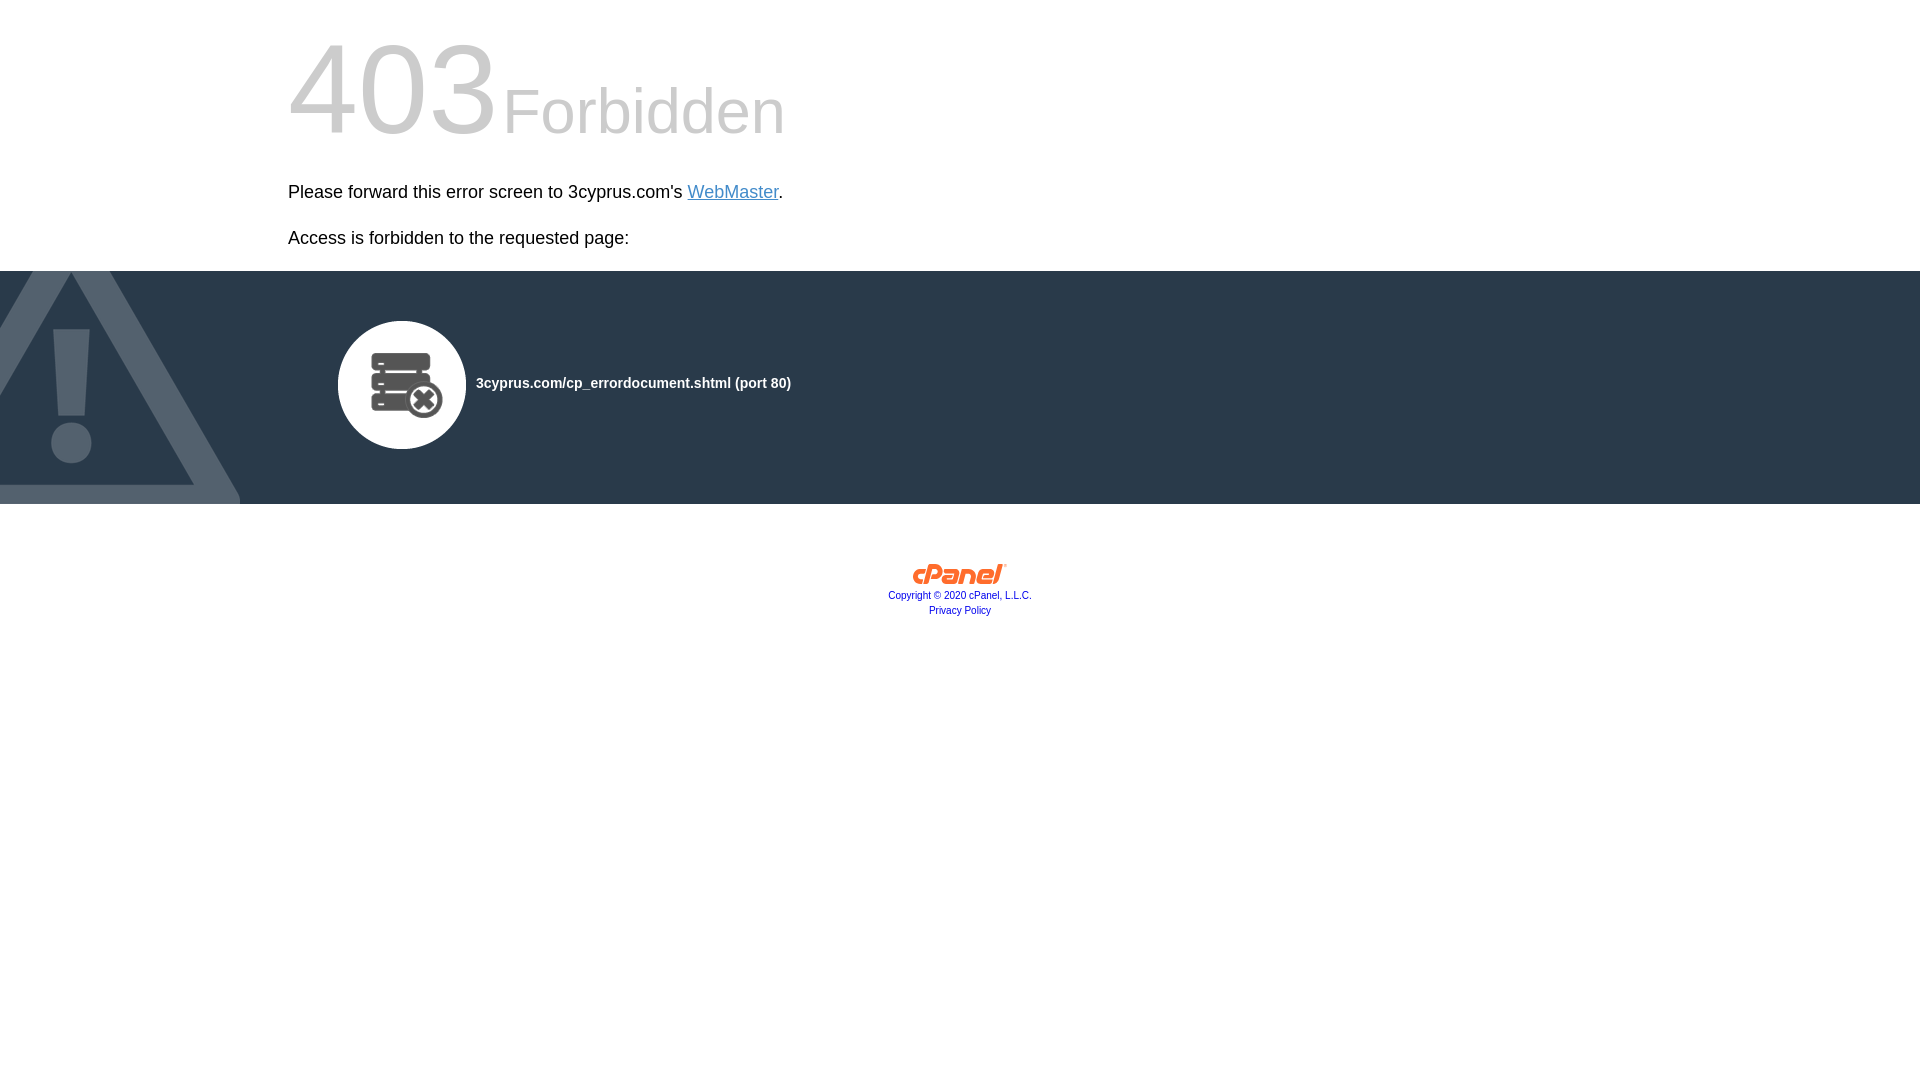 Image resolution: width=1920 pixels, height=1080 pixels. Describe the element at coordinates (732, 192) in the screenshot. I see `'WebMaster'` at that location.